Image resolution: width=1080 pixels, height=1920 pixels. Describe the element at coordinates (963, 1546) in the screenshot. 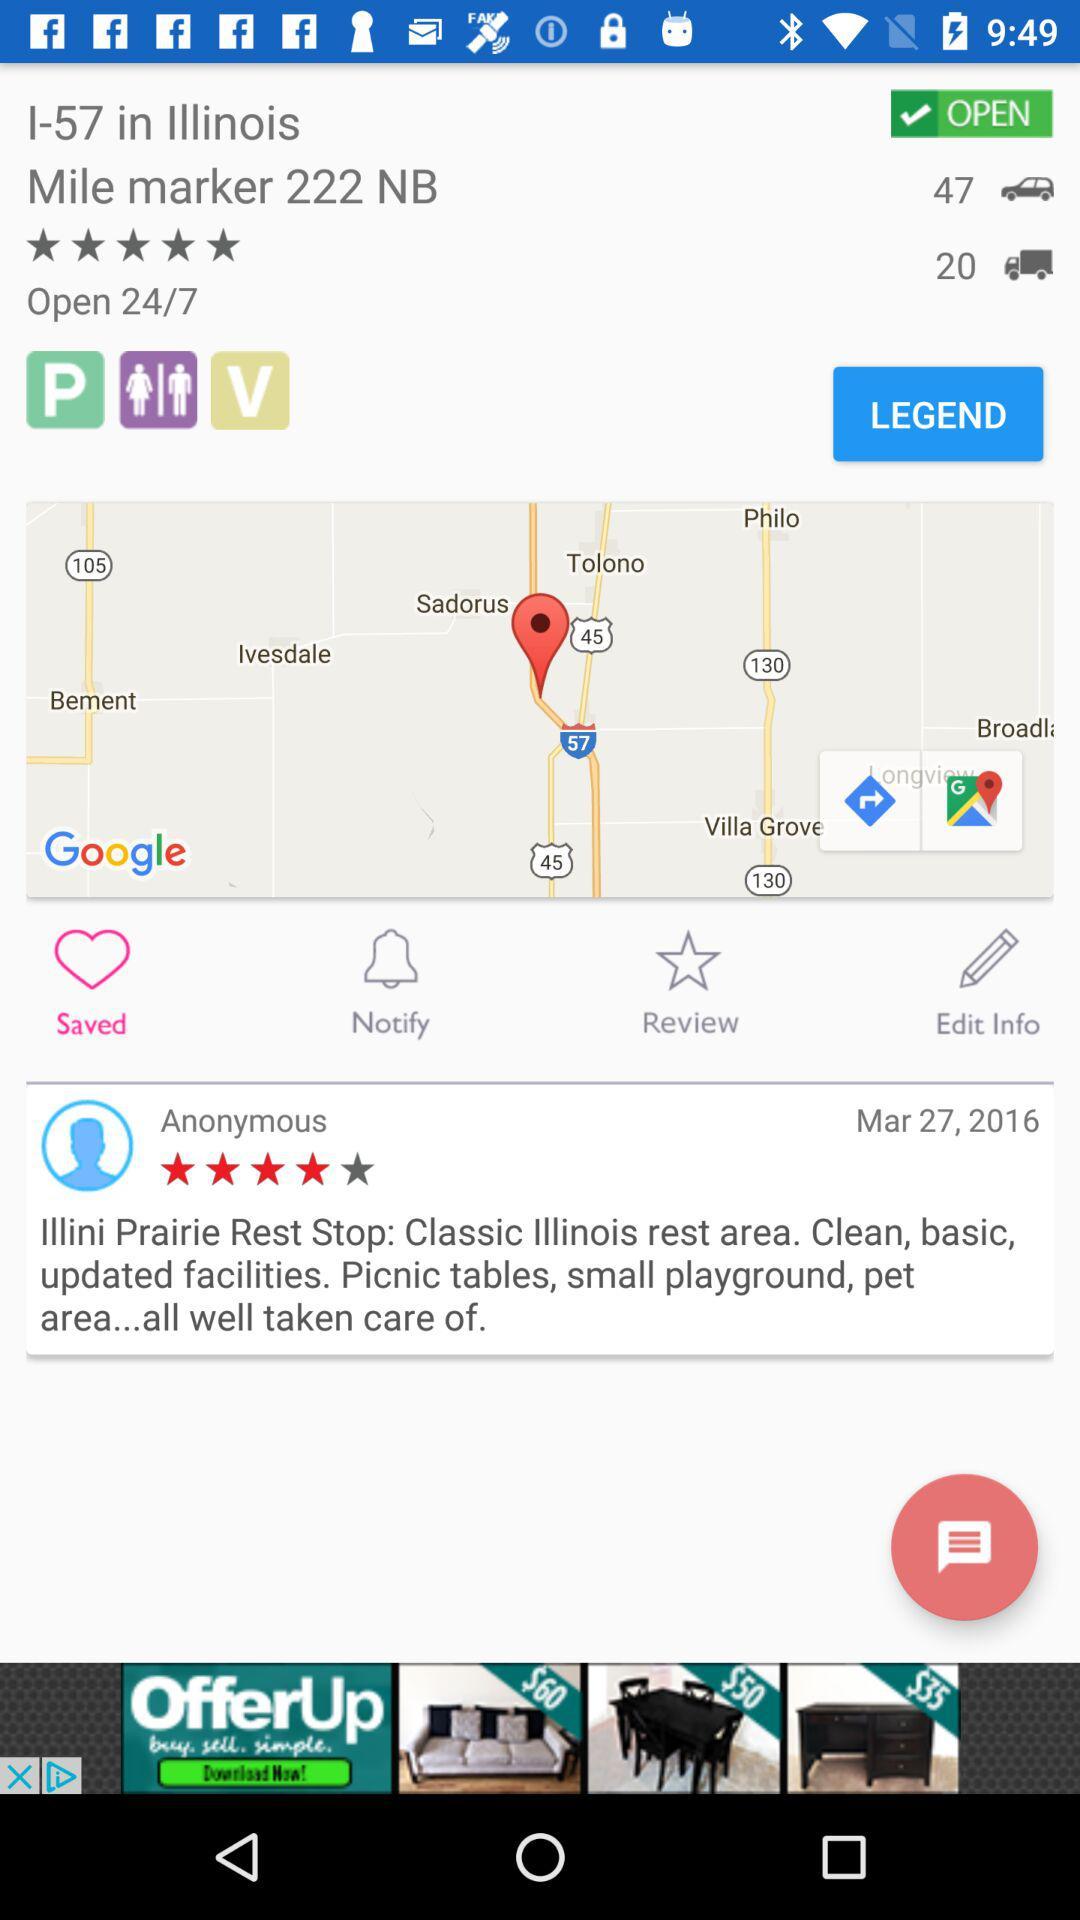

I see `menu button` at that location.